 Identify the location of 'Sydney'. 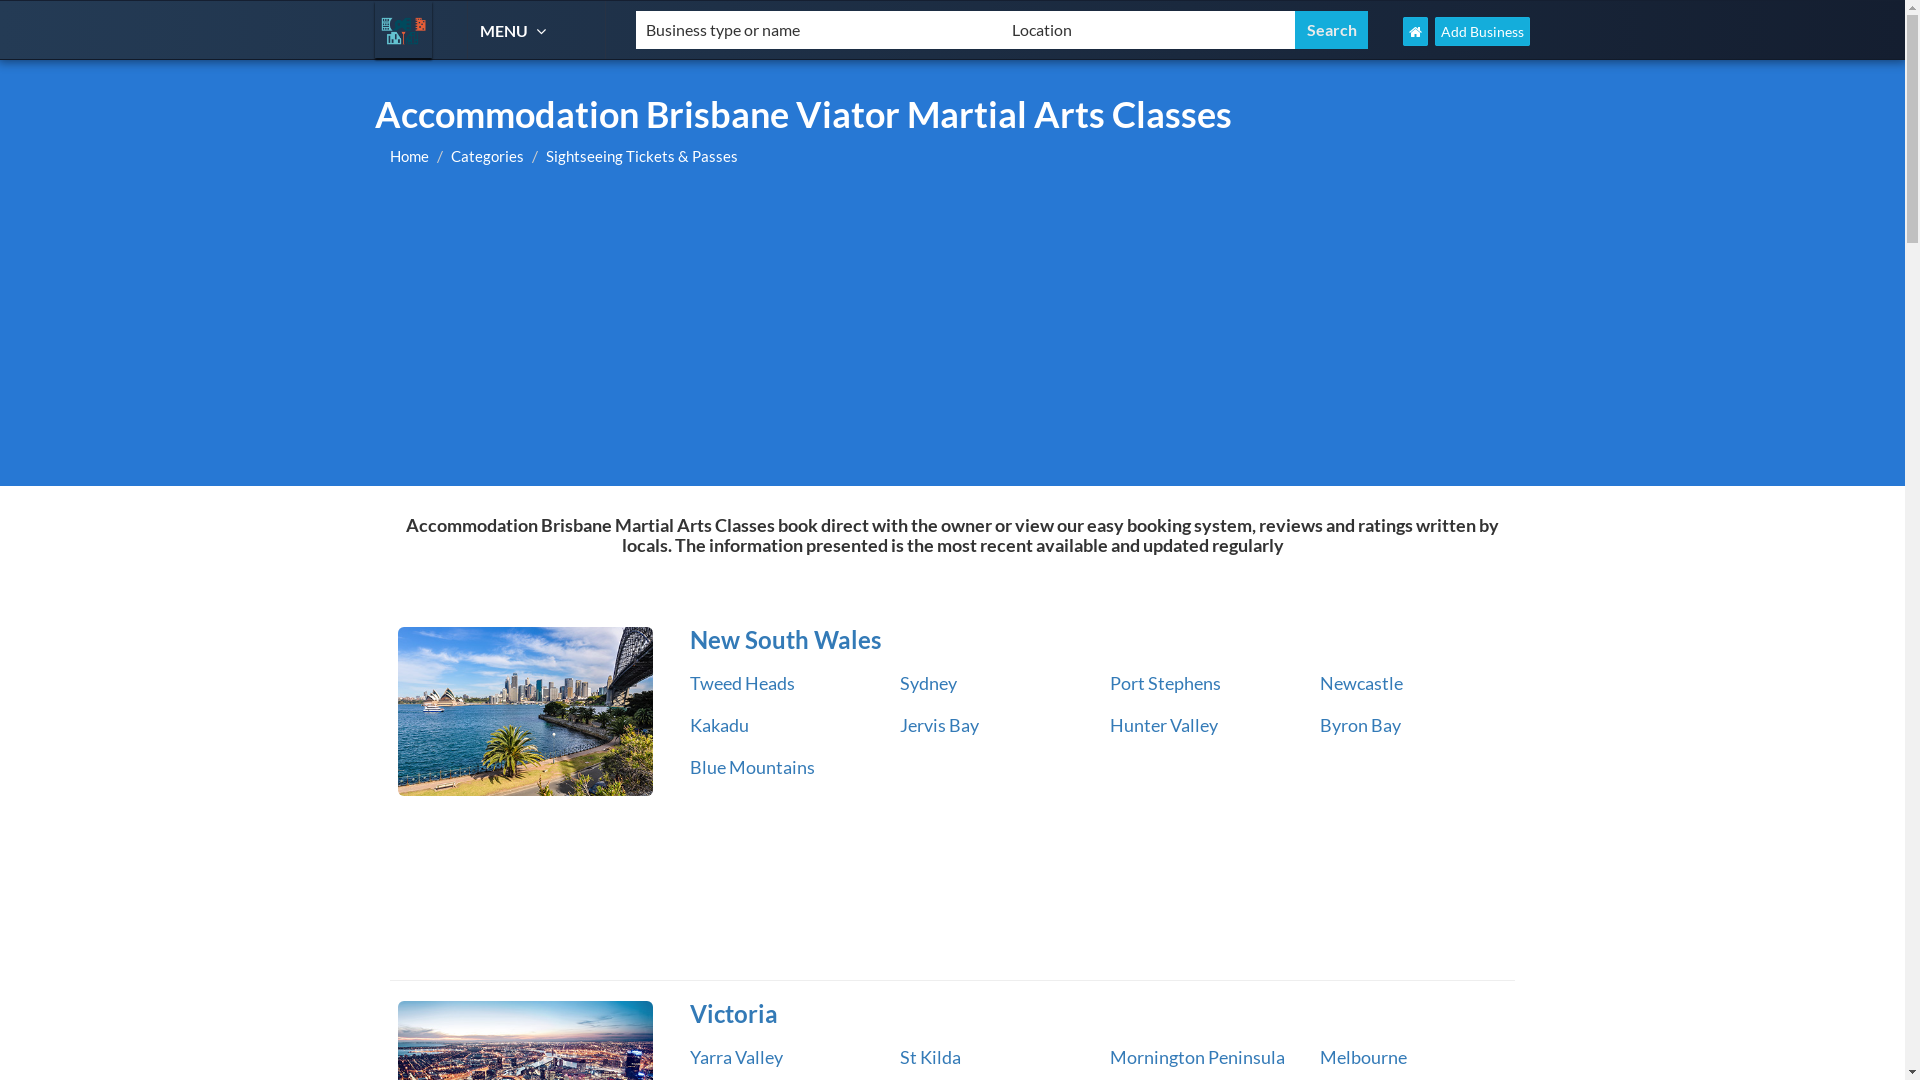
(927, 681).